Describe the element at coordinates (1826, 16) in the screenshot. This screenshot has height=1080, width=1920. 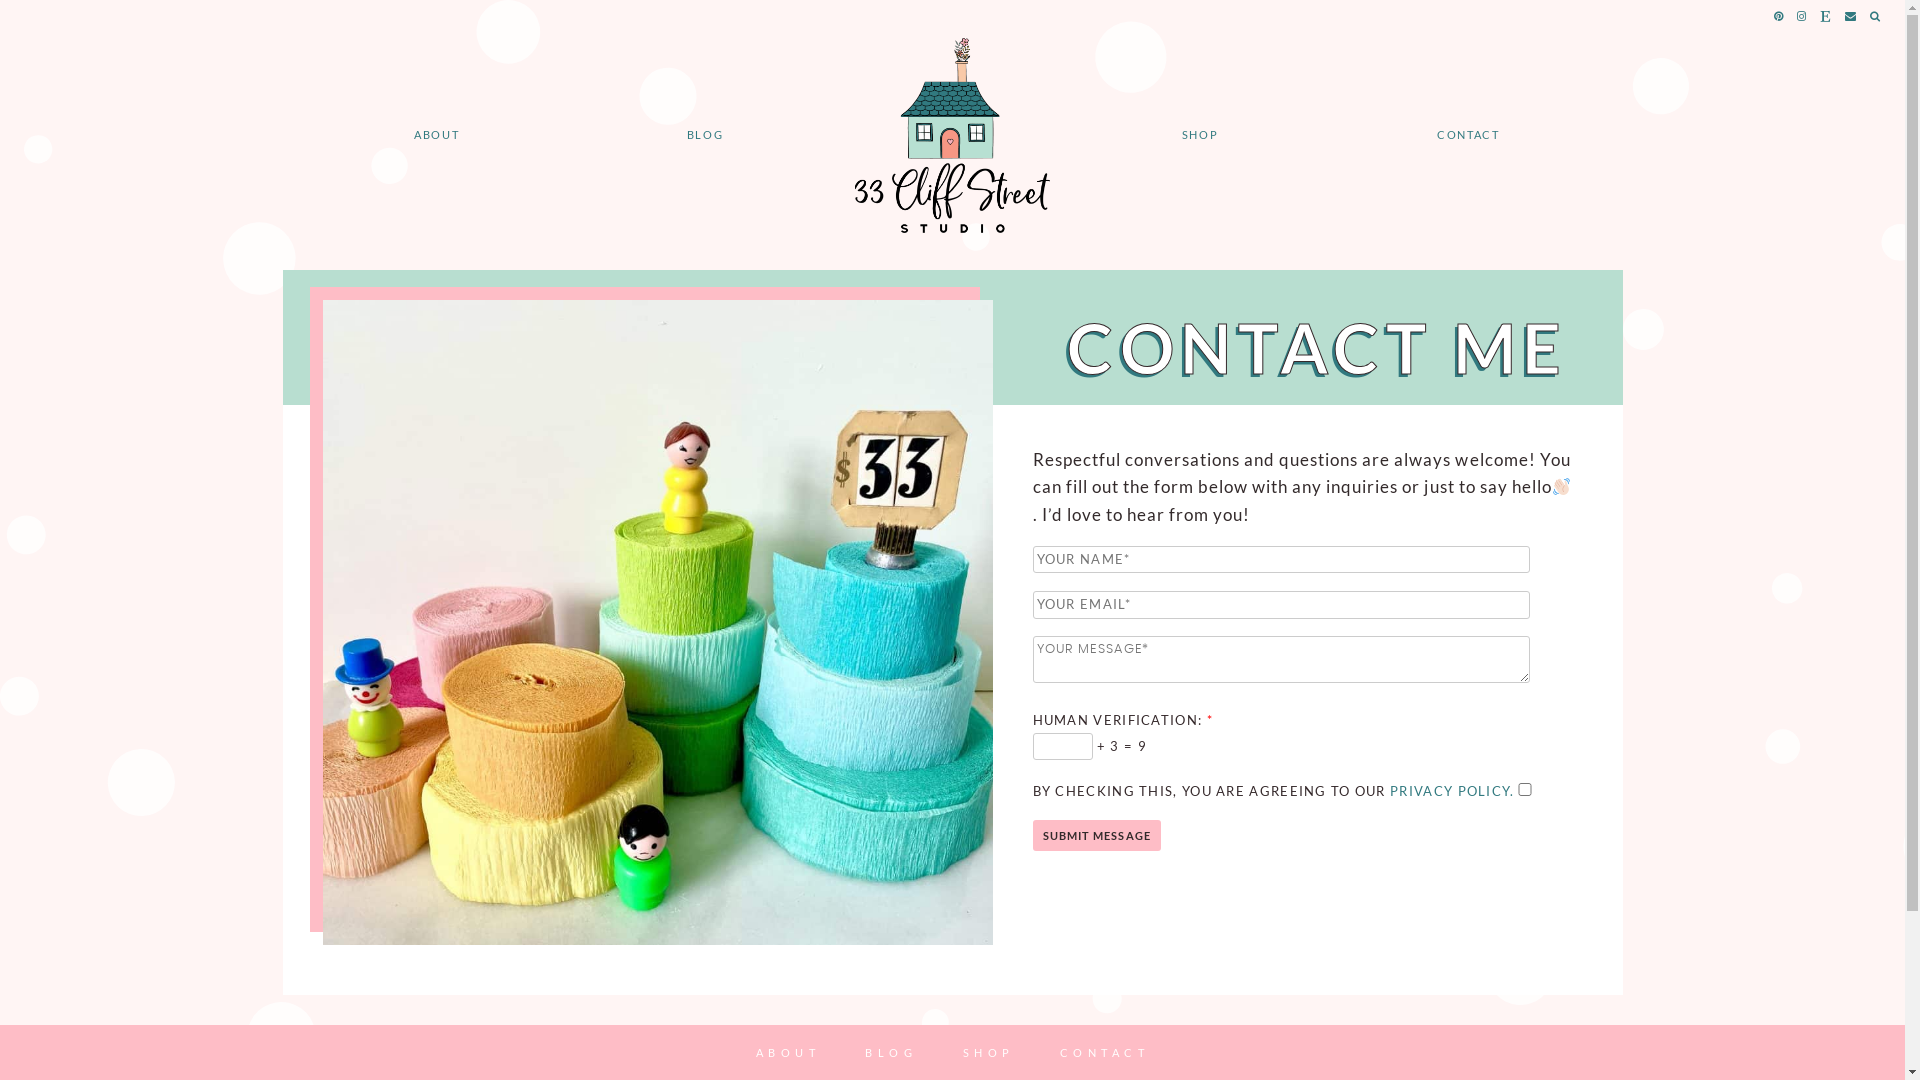
I see `'etsy icon'` at that location.